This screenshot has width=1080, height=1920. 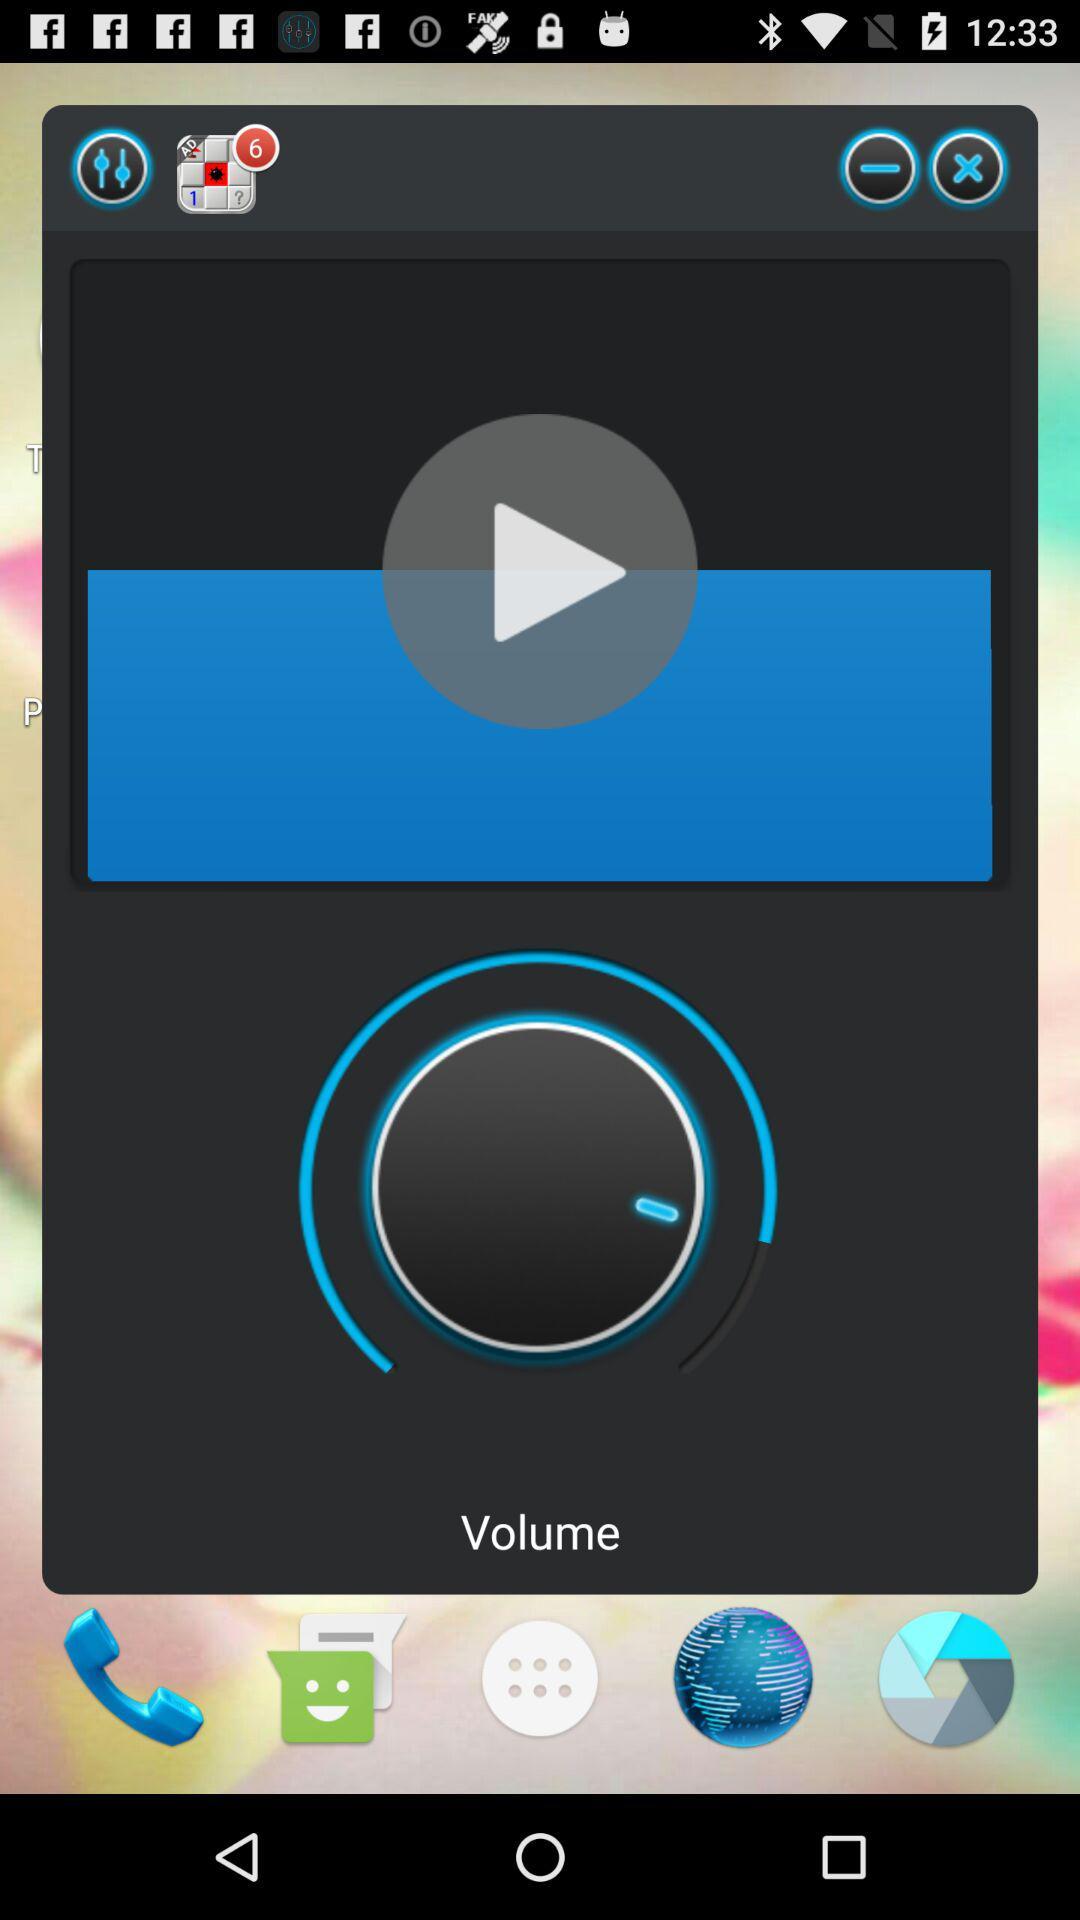 I want to click on the sliders icon, so click(x=112, y=179).